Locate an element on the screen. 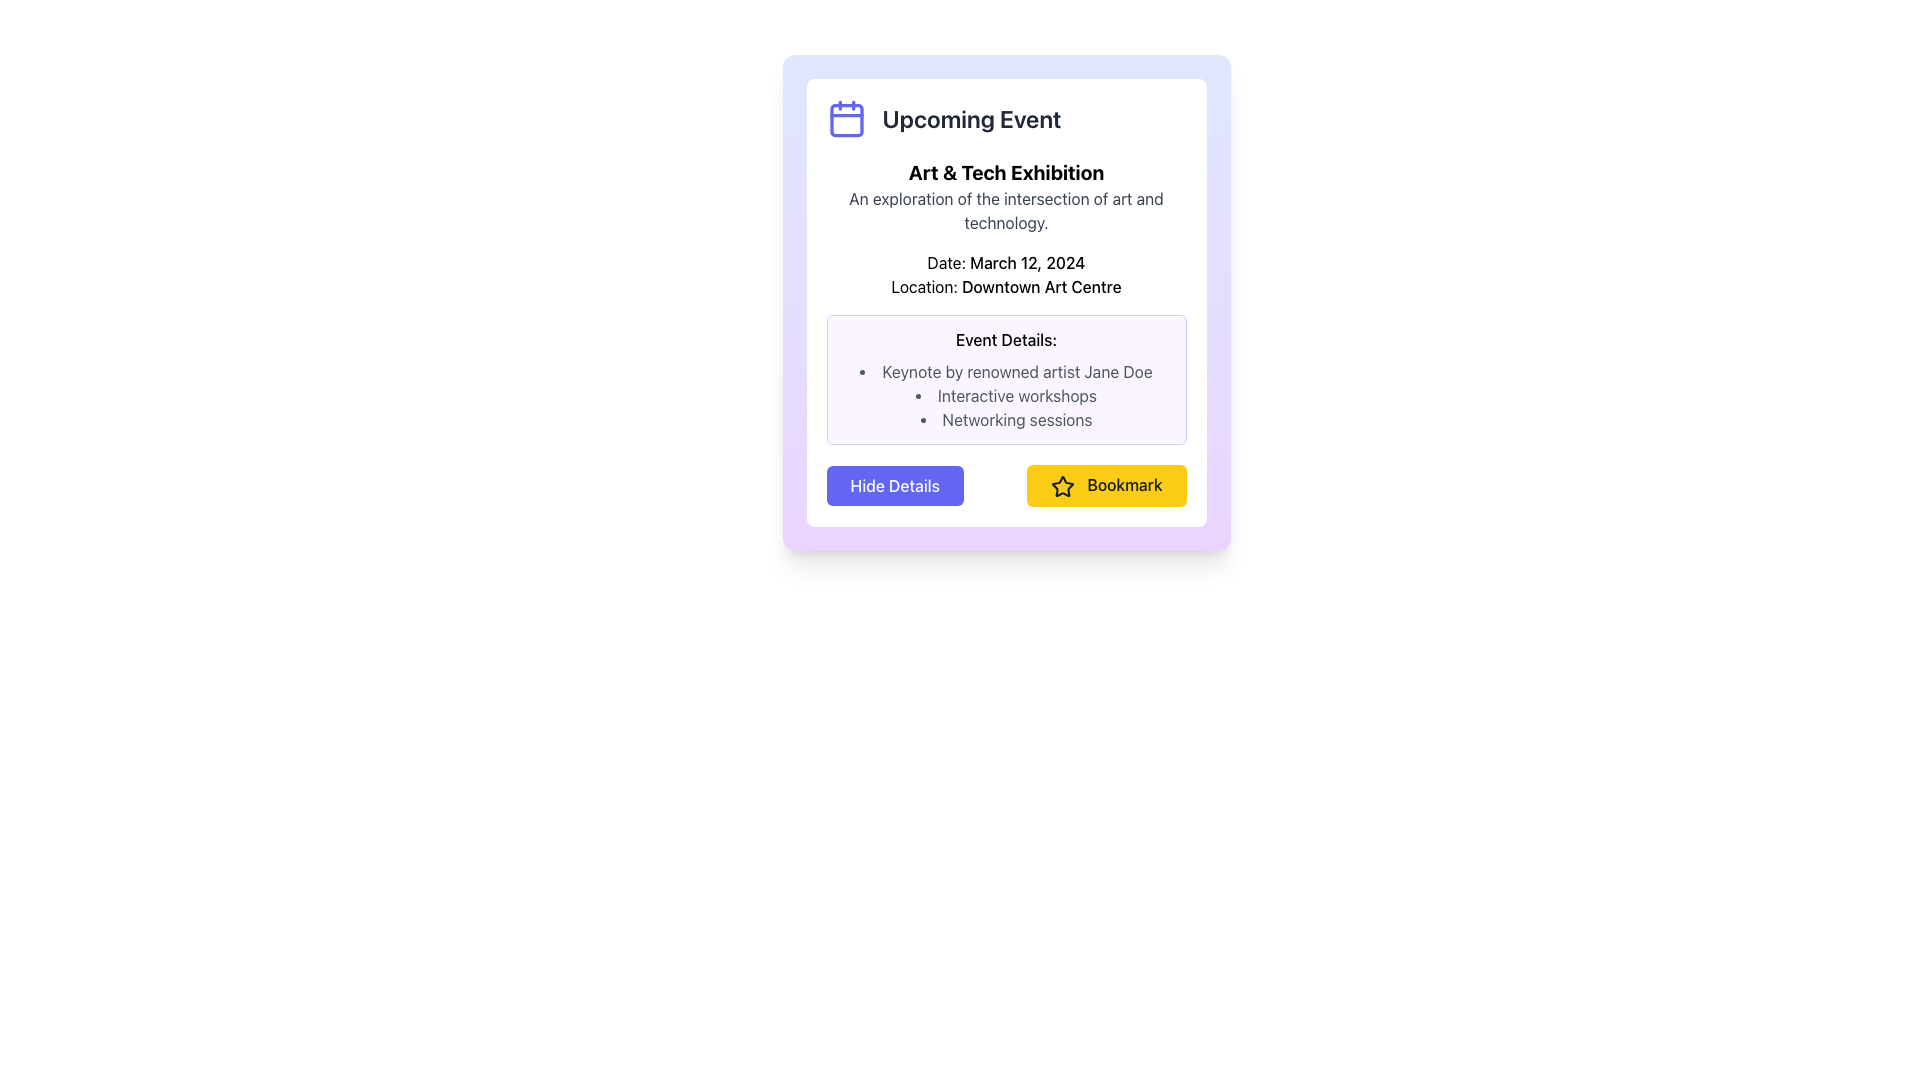 This screenshot has height=1080, width=1920. the Text display element that shows 'Art & Tech Exhibition' and its description 'An exploration of the intersection of art and technology.' located within the 'Upcoming Event' group is located at coordinates (1006, 196).